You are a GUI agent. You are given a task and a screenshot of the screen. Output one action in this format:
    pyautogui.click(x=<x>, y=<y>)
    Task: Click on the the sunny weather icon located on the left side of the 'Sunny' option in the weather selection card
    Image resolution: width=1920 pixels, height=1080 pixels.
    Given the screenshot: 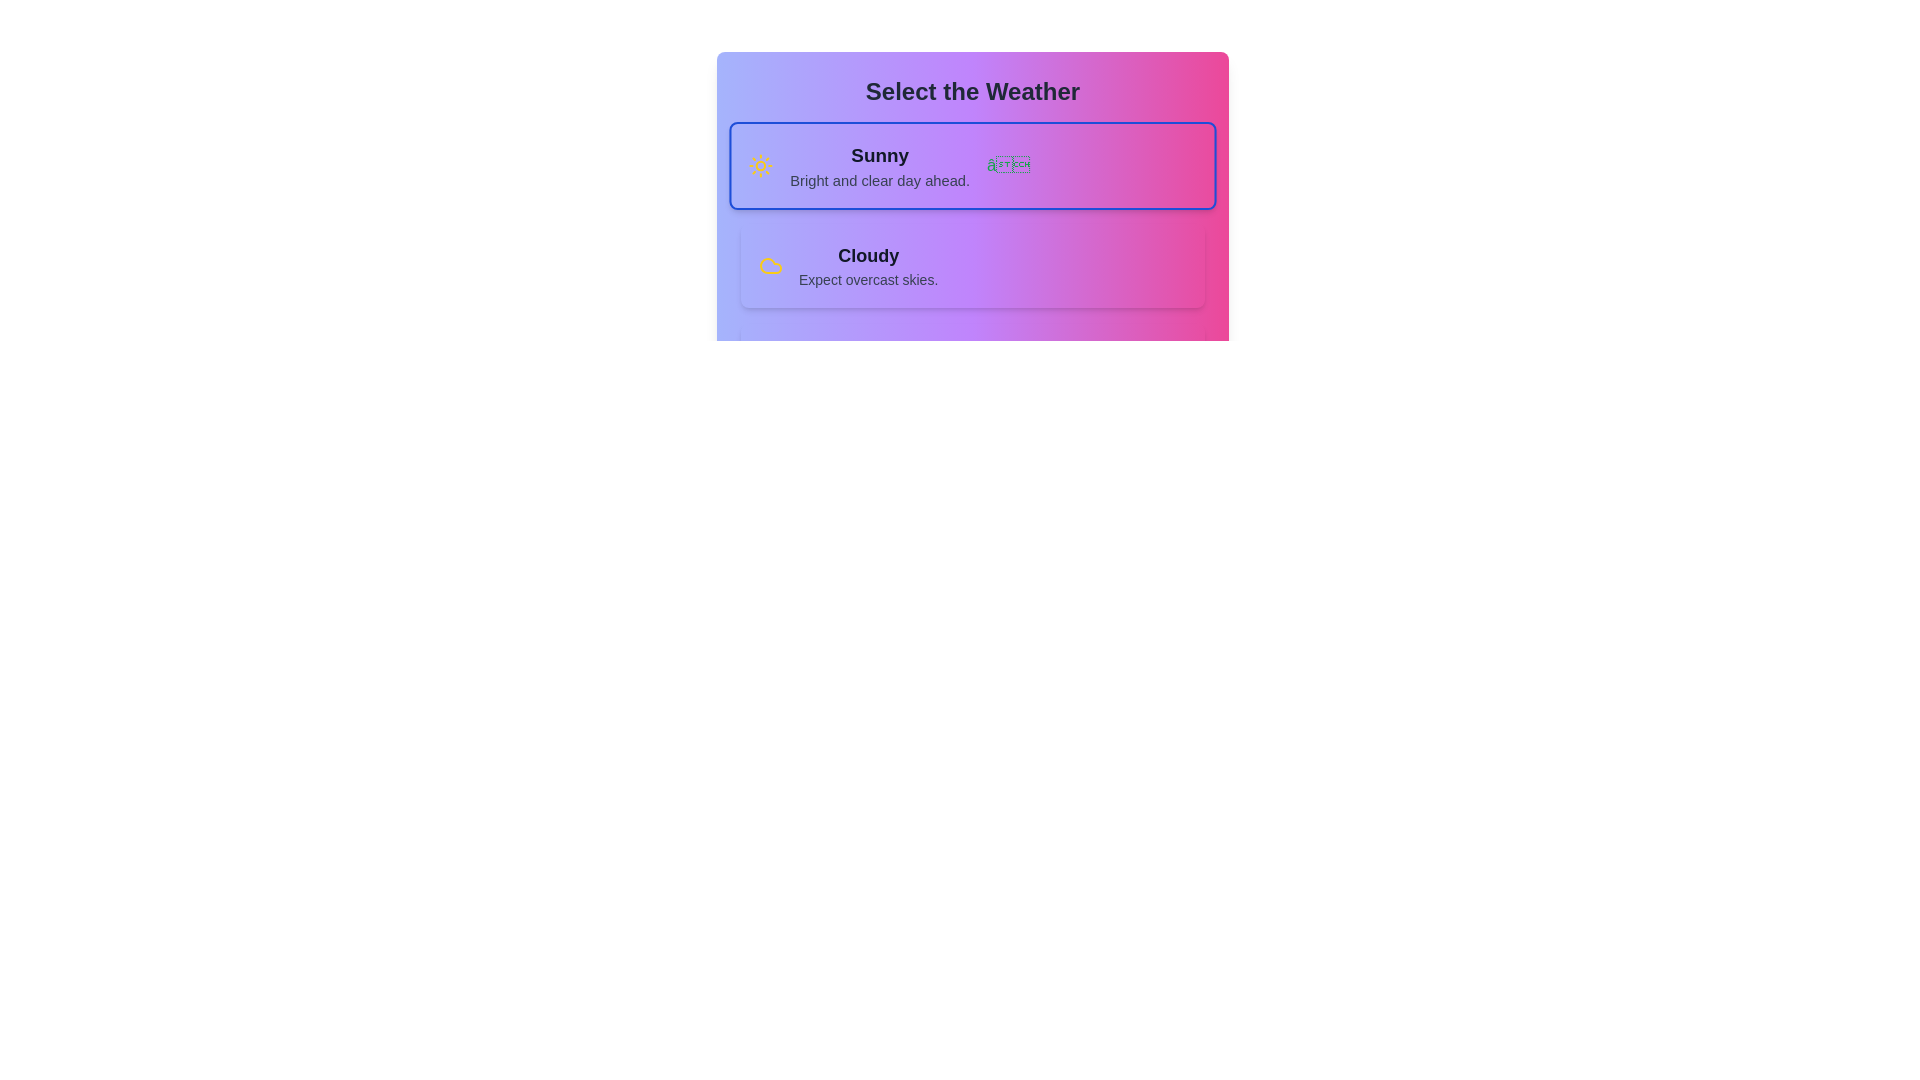 What is the action you would take?
    pyautogui.click(x=759, y=164)
    